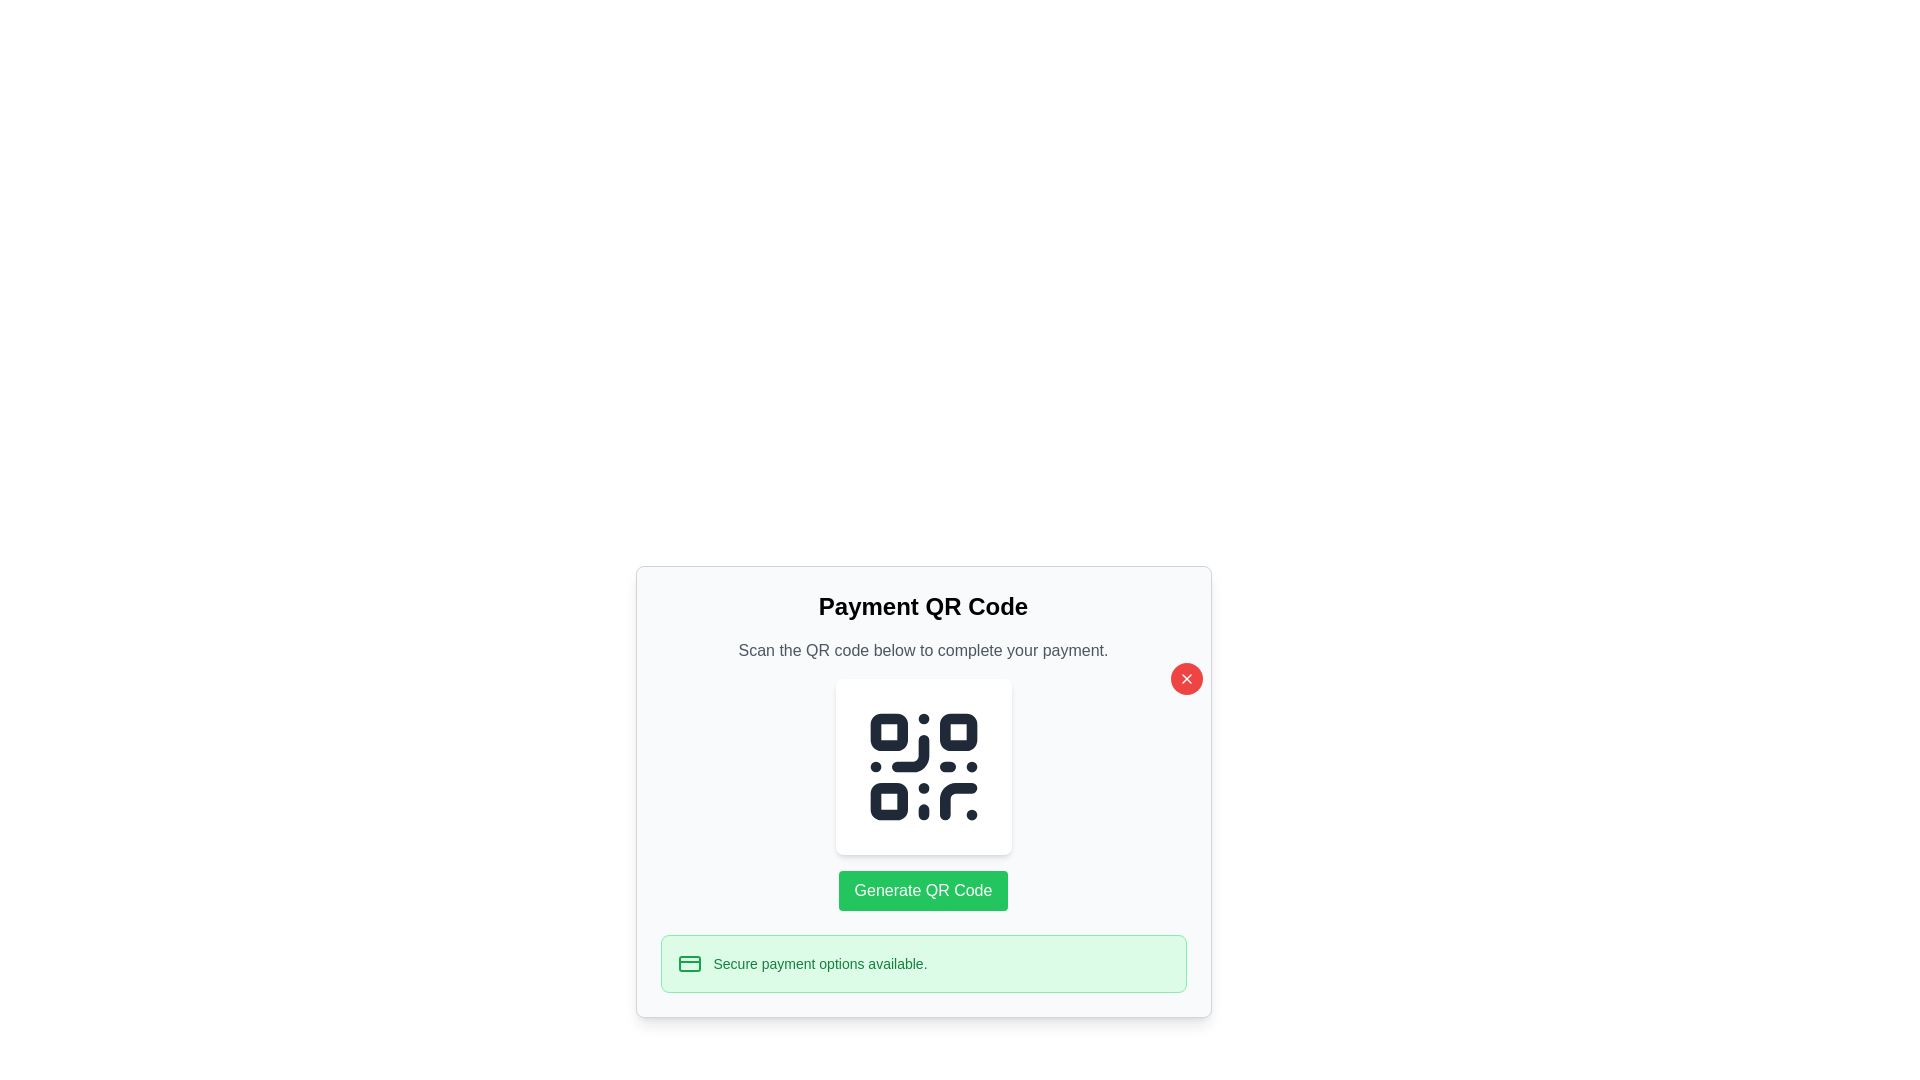 The height and width of the screenshot is (1080, 1920). Describe the element at coordinates (887, 800) in the screenshot. I see `the third square within the QR code-like structure located at the bottom-left corner of the modal titled 'Payment QR Code'` at that location.